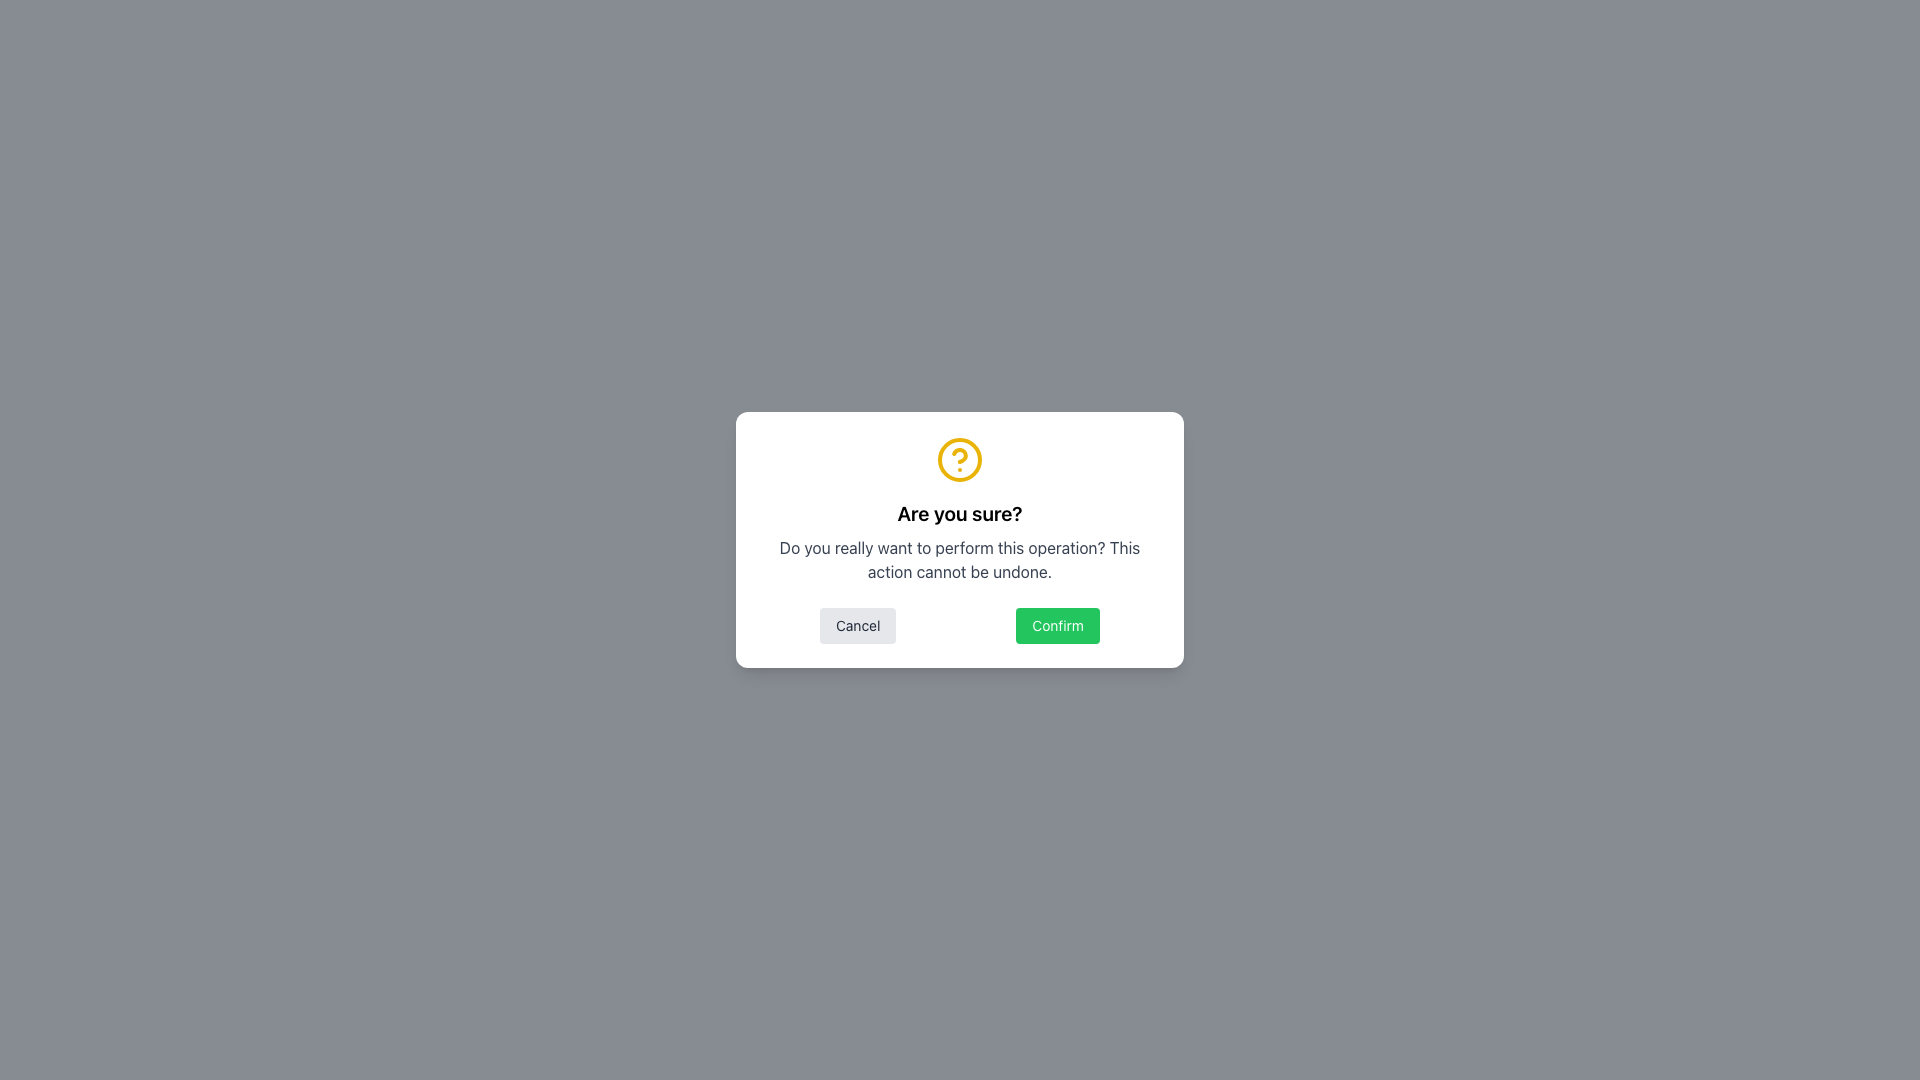 The width and height of the screenshot is (1920, 1080). What do you see at coordinates (1057, 624) in the screenshot?
I see `the confirm button located at the bottom right of the modal dialog` at bounding box center [1057, 624].